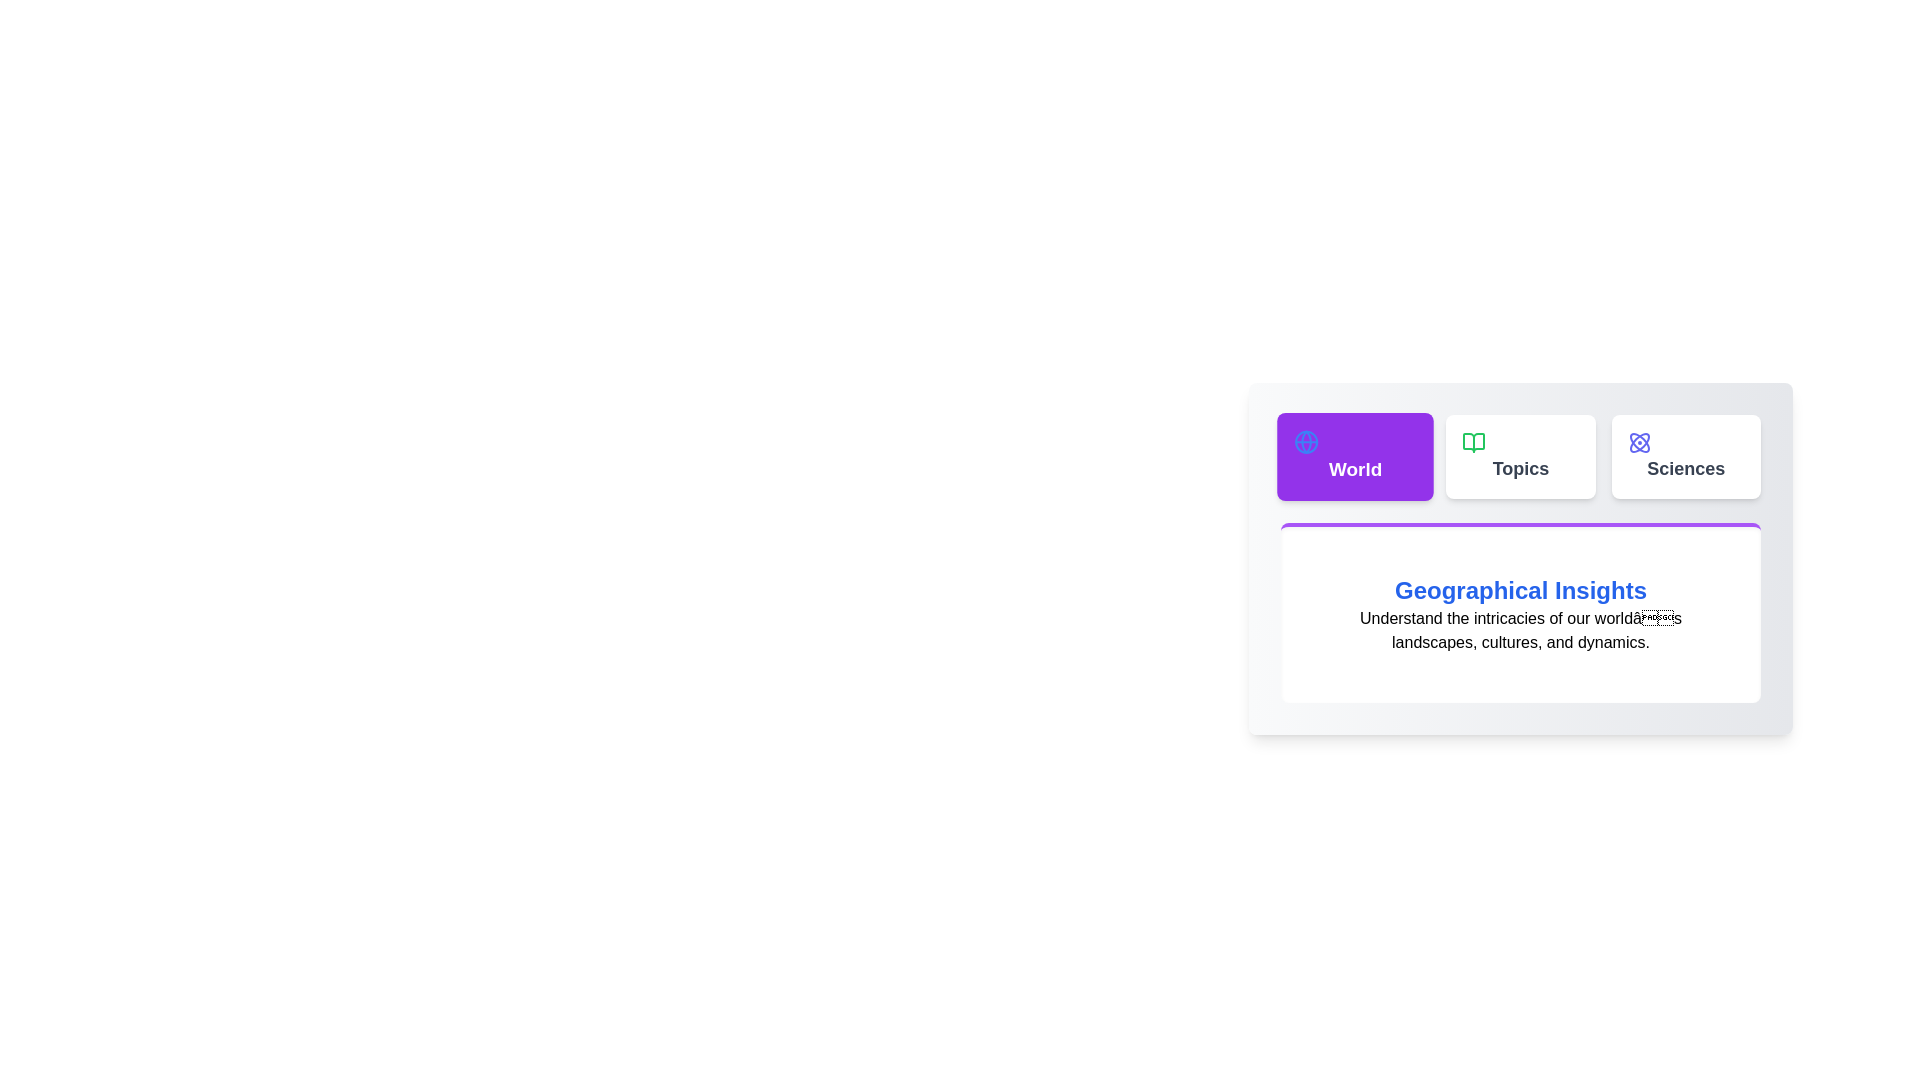  I want to click on the tab labeled Sciences to switch the content displayed, so click(1685, 456).